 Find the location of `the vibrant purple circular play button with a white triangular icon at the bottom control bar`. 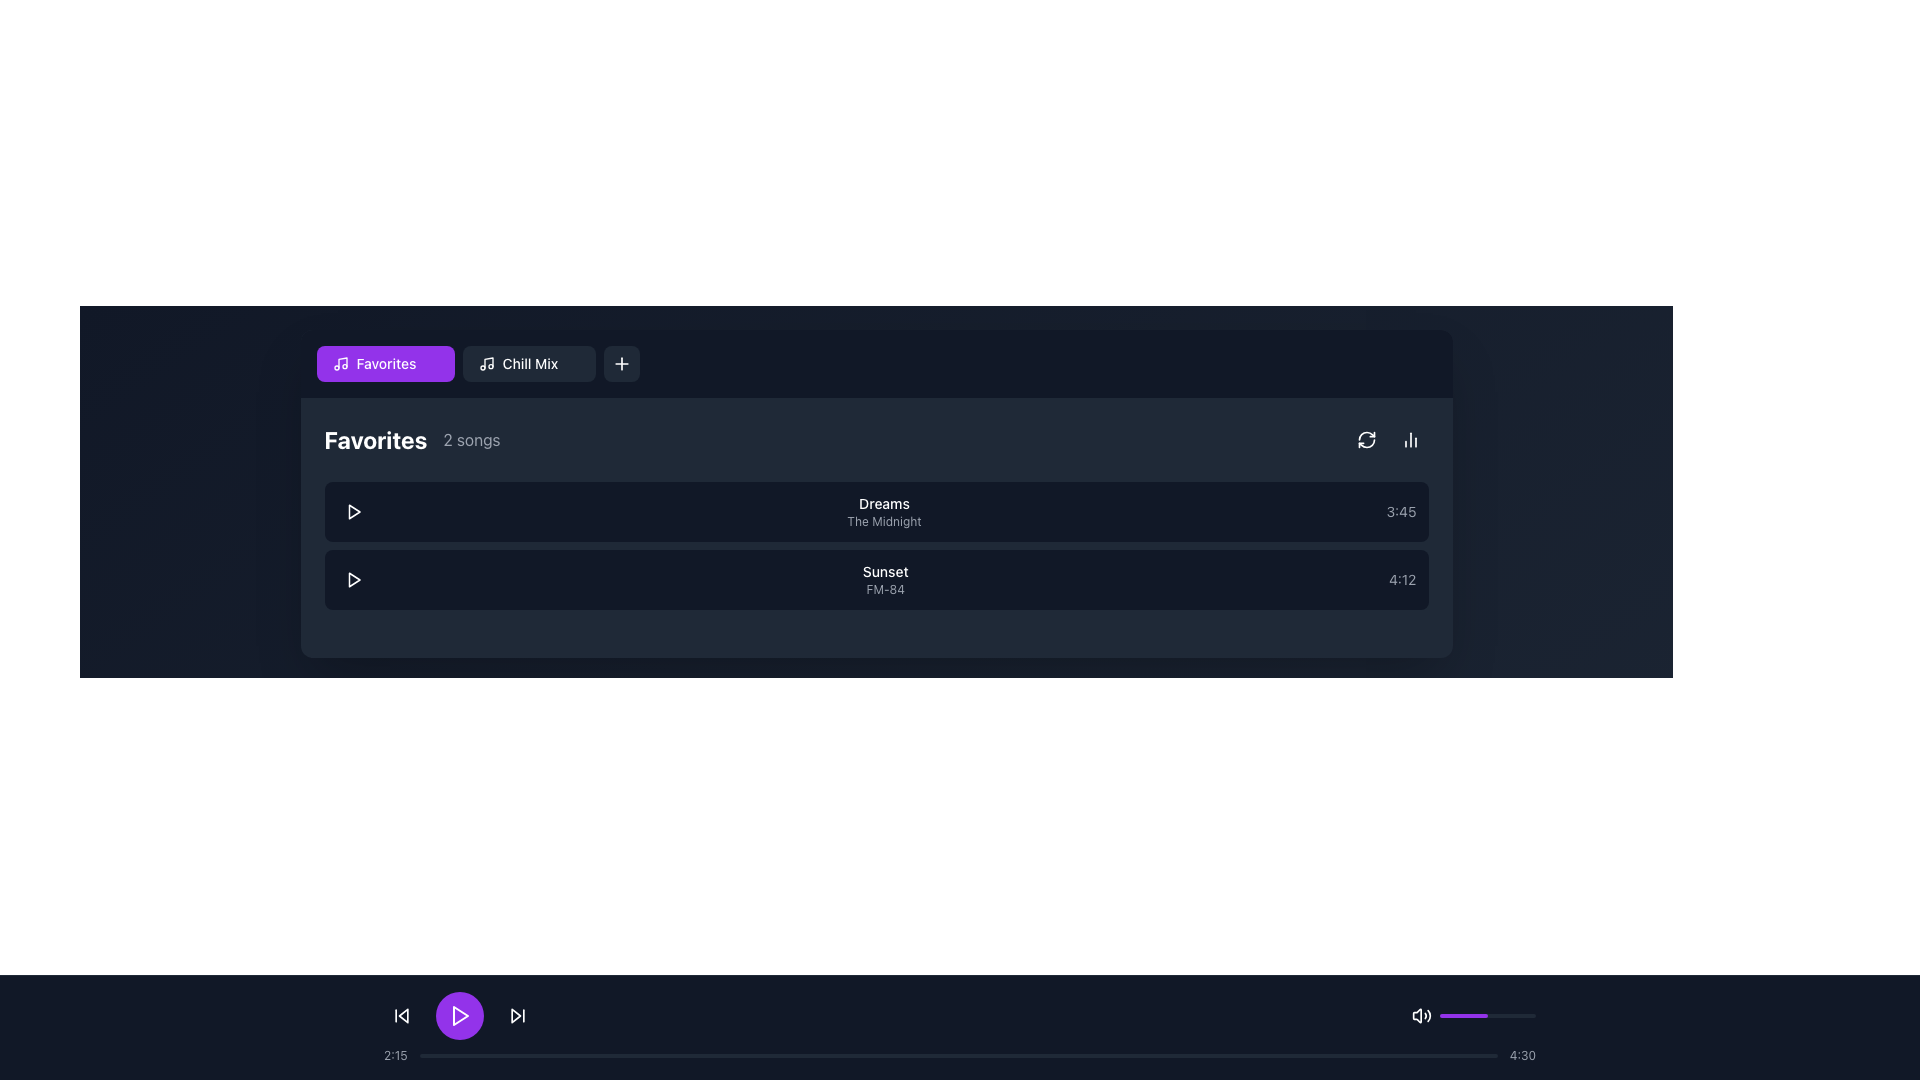

the vibrant purple circular play button with a white triangular icon at the bottom control bar is located at coordinates (459, 1015).